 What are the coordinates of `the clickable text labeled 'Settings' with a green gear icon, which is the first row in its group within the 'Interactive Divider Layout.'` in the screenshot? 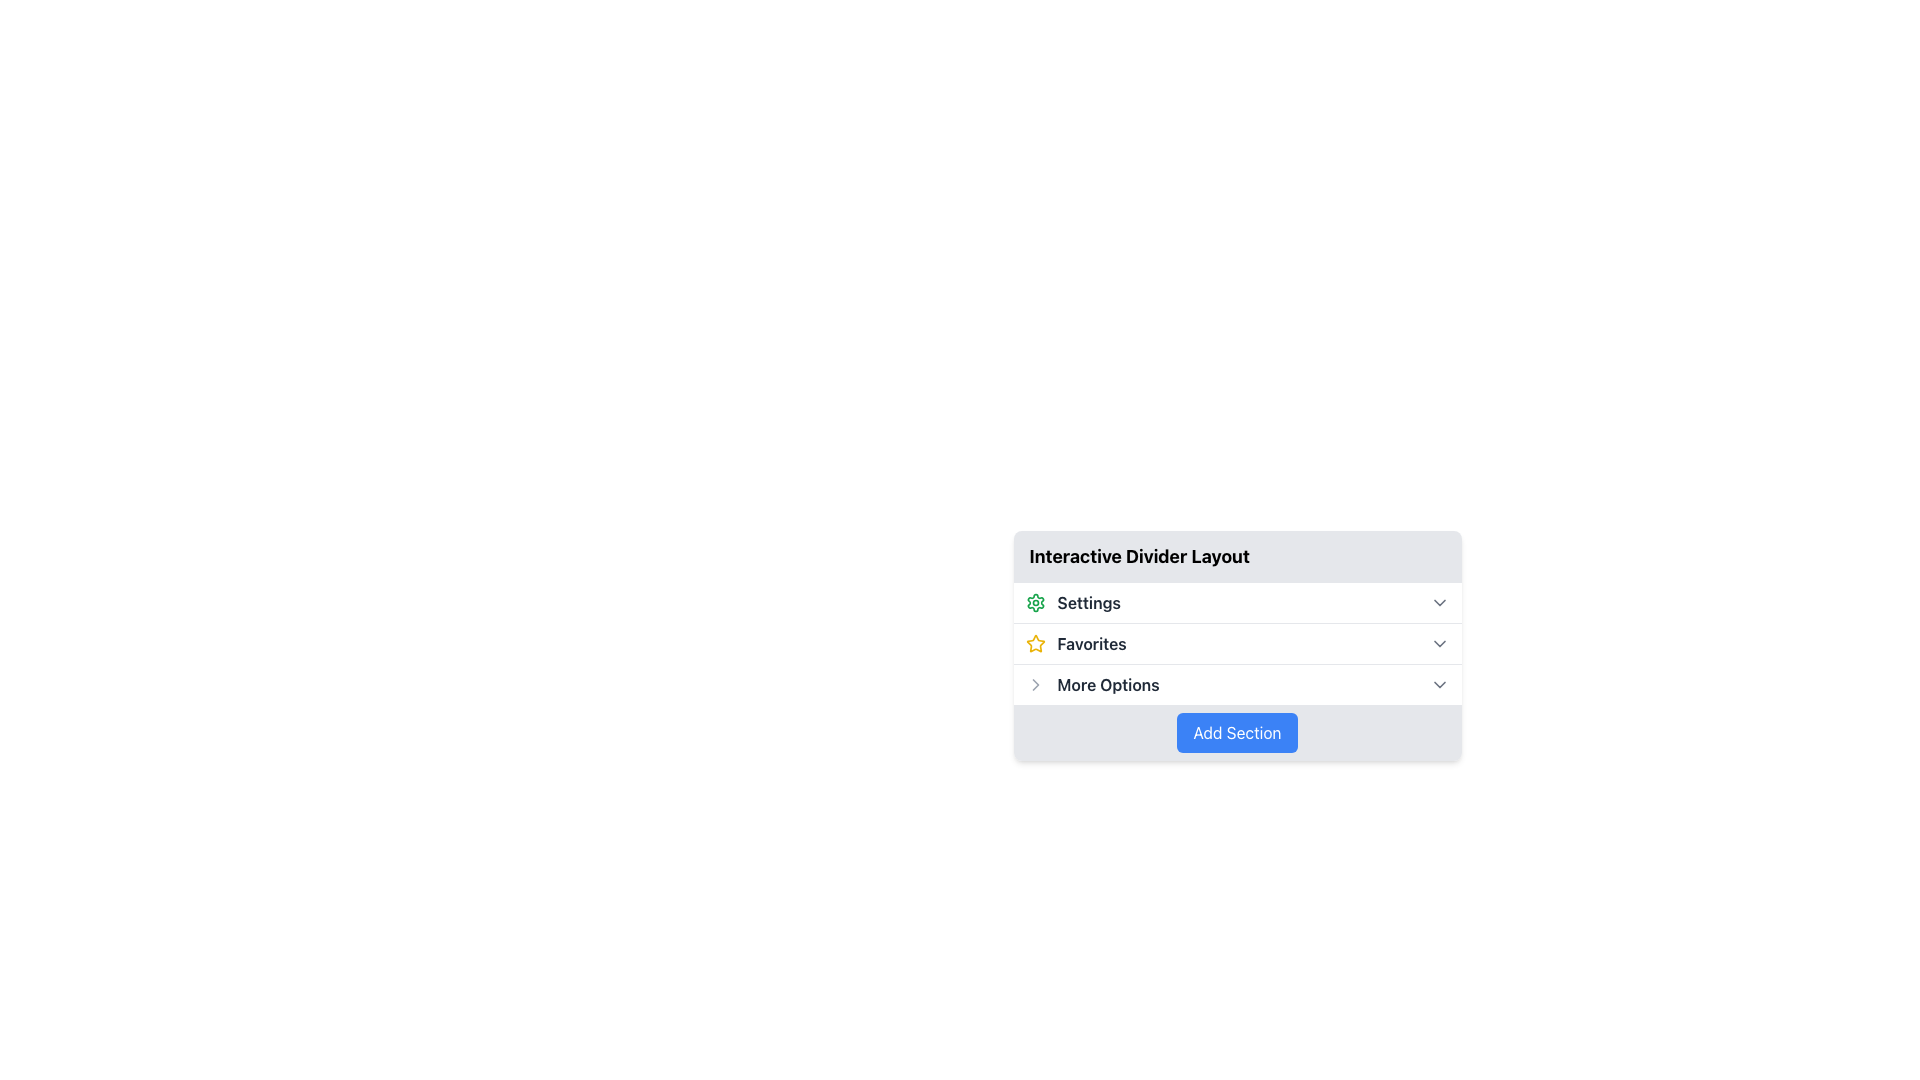 It's located at (1072, 601).